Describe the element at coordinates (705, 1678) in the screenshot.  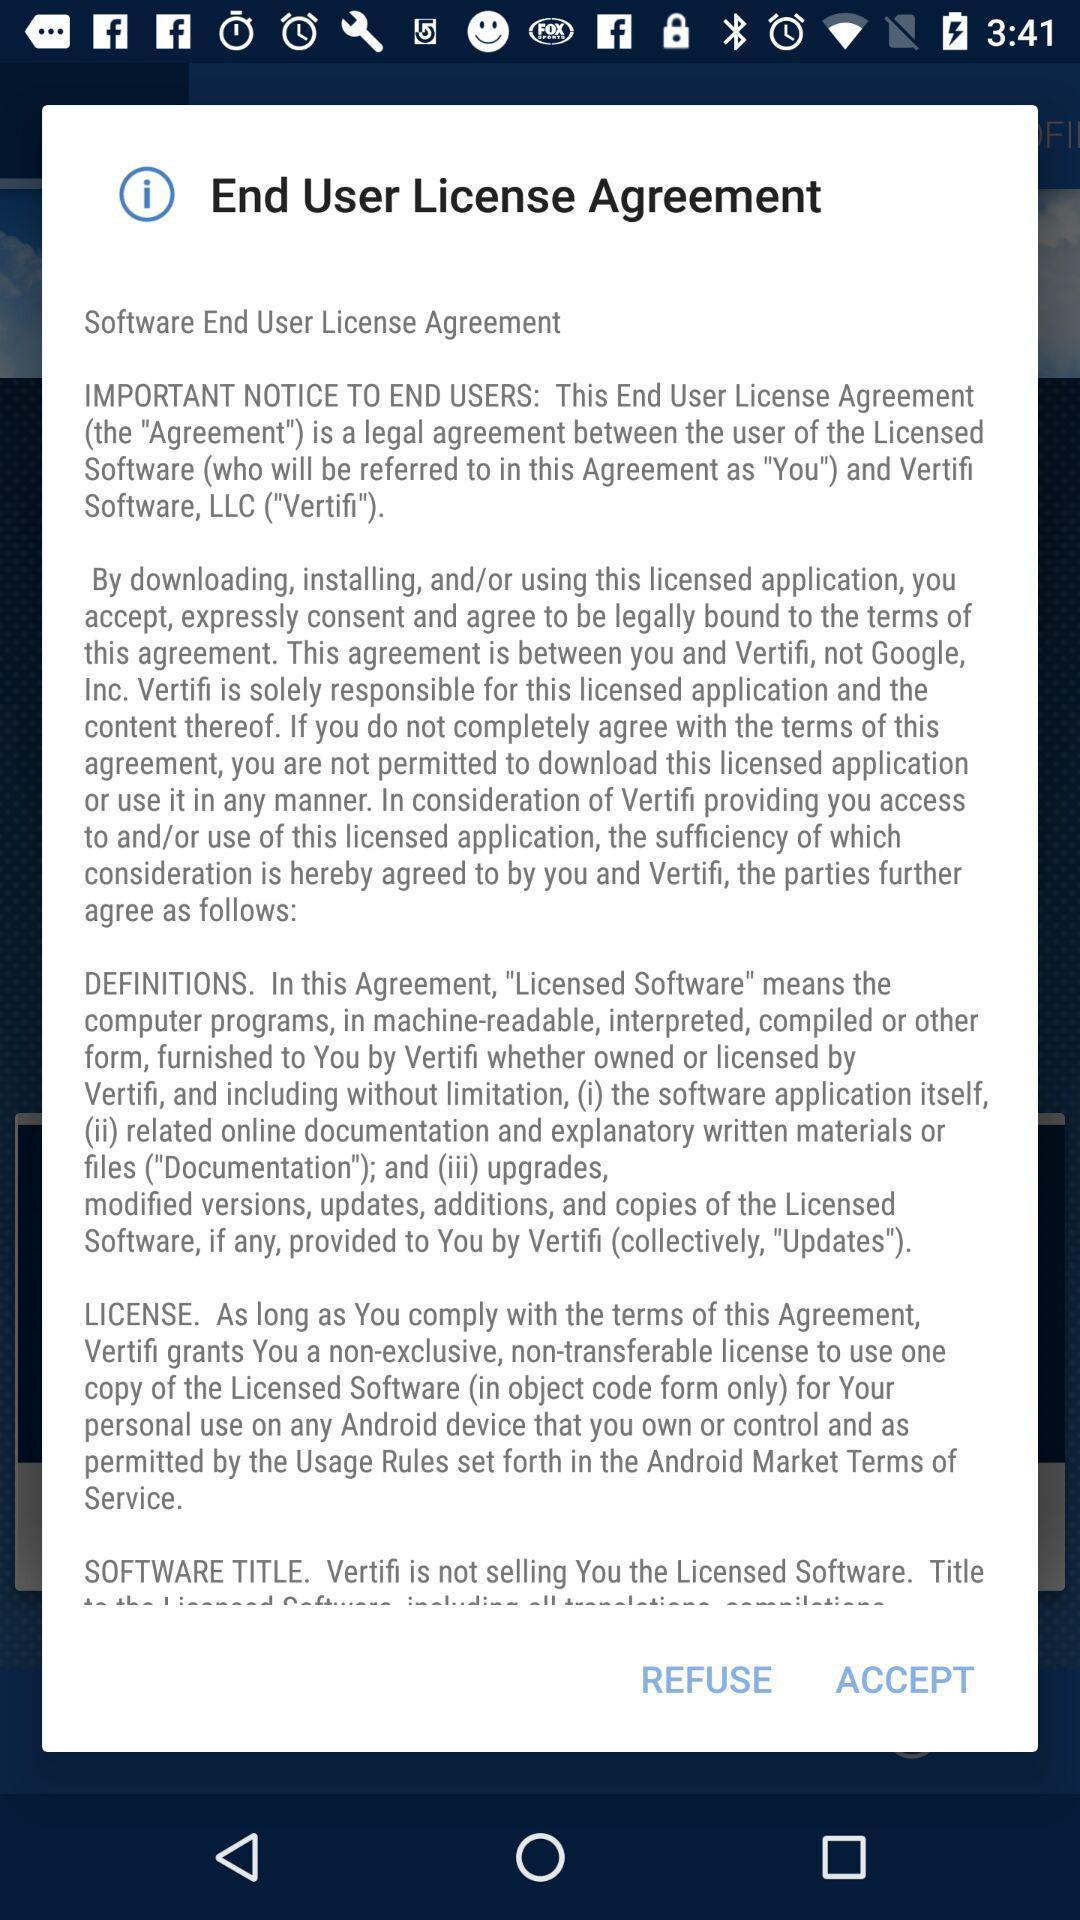
I see `icon to the left of accept` at that location.